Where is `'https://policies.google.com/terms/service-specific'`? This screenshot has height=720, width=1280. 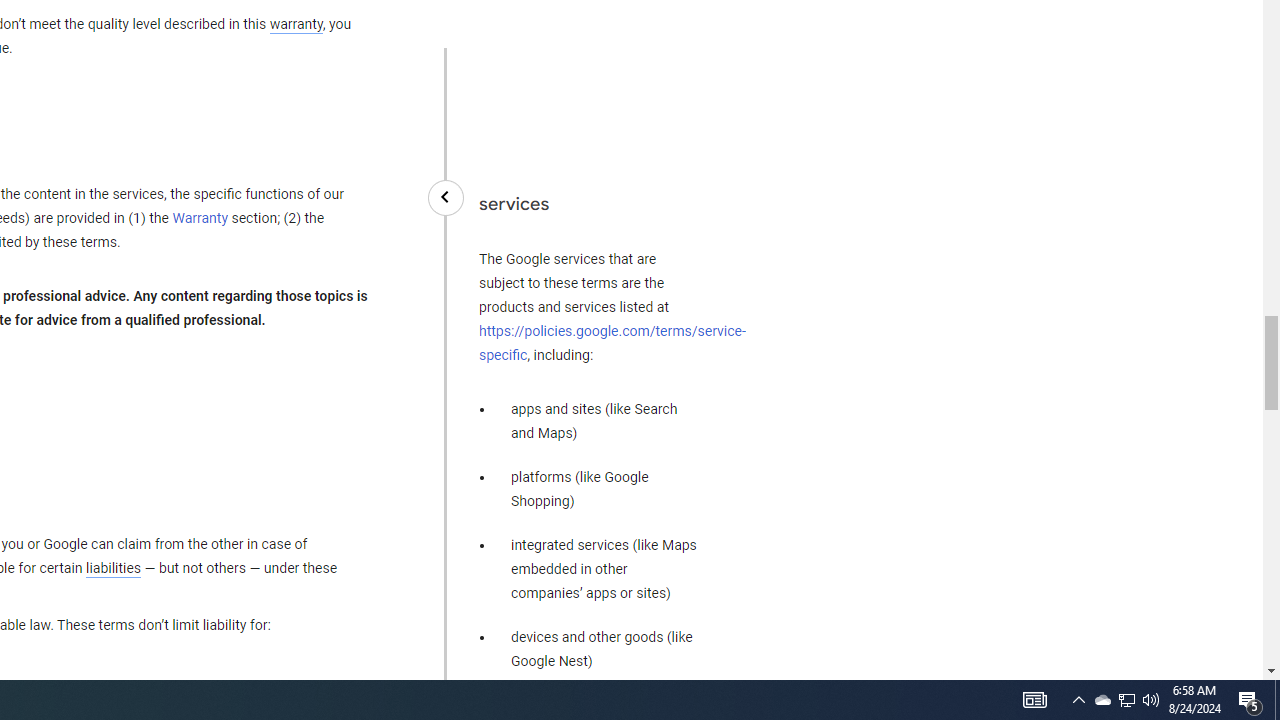 'https://policies.google.com/terms/service-specific' is located at coordinates (611, 342).